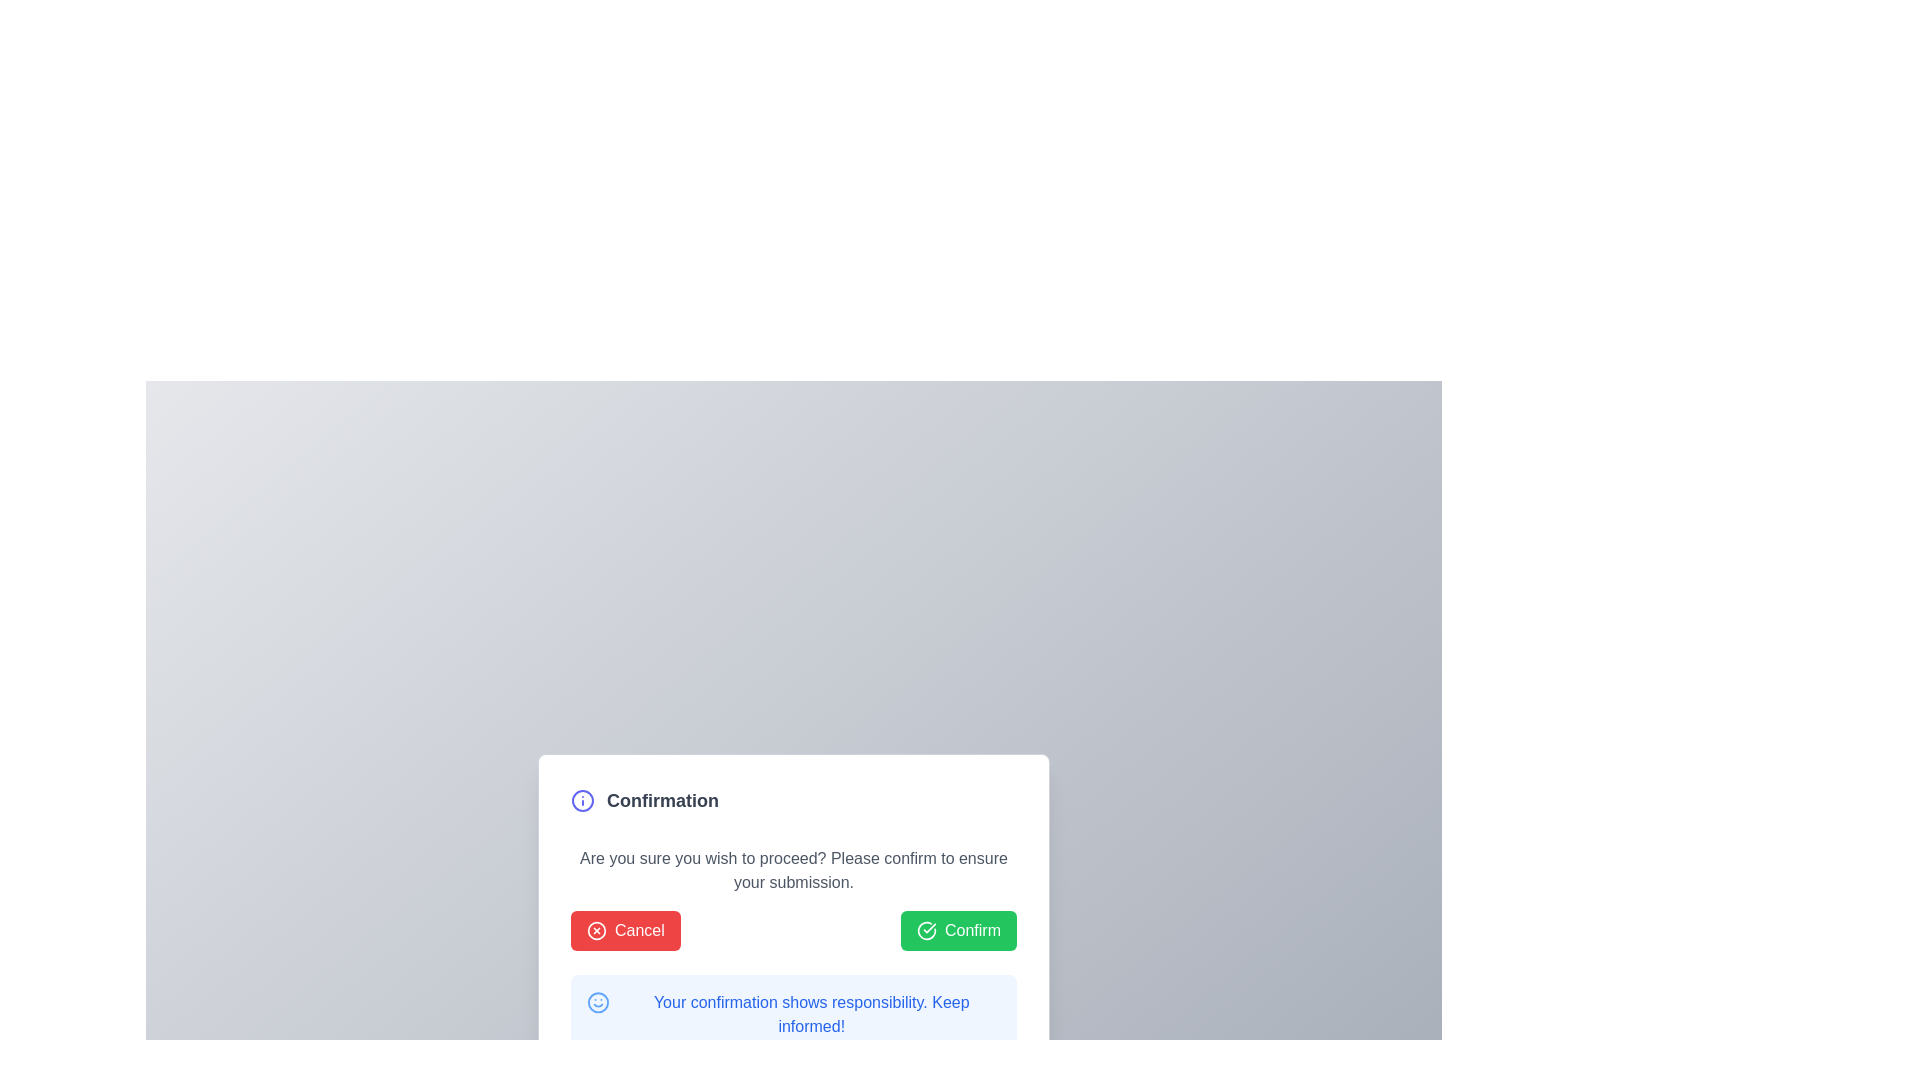  I want to click on the icon within the 'Cancel' button, which is visually emphasized and located on the left side of the button, so click(595, 930).